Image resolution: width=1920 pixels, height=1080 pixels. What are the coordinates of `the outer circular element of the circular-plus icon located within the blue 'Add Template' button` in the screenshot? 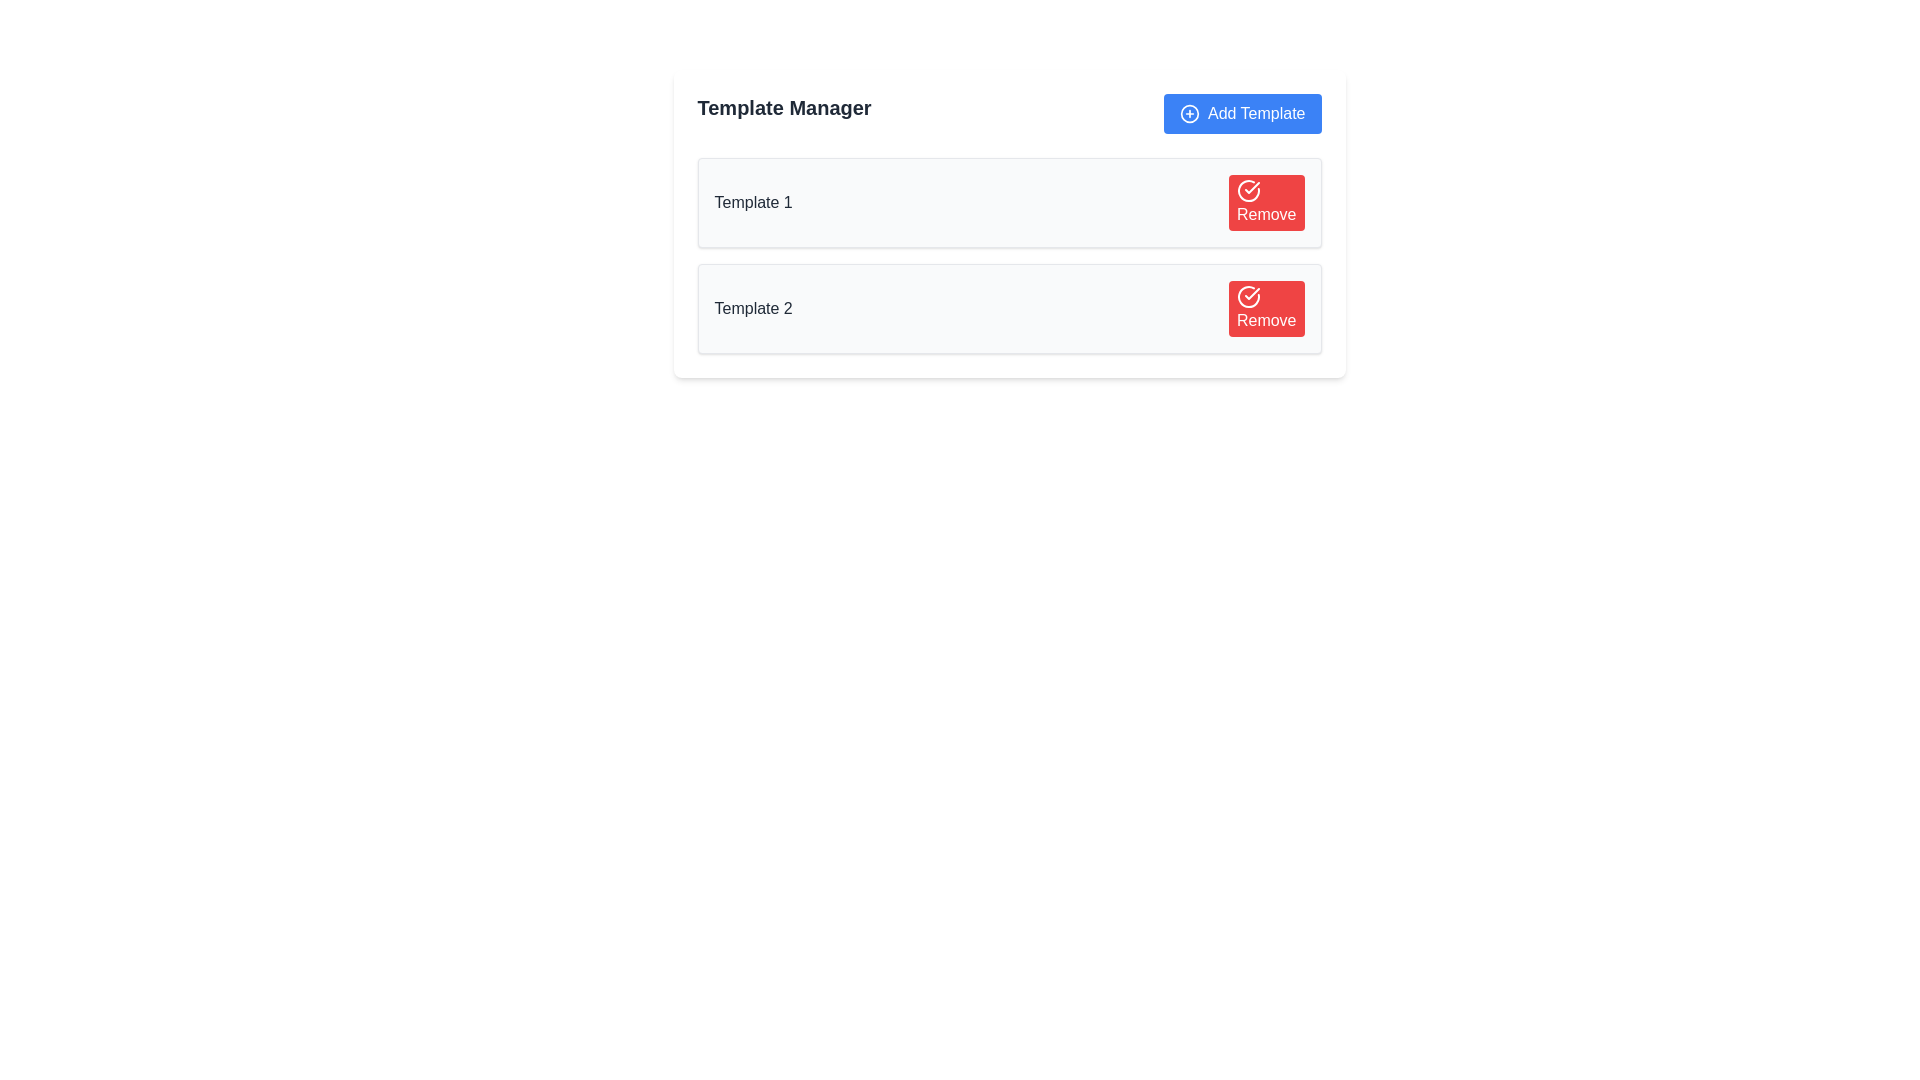 It's located at (1190, 114).